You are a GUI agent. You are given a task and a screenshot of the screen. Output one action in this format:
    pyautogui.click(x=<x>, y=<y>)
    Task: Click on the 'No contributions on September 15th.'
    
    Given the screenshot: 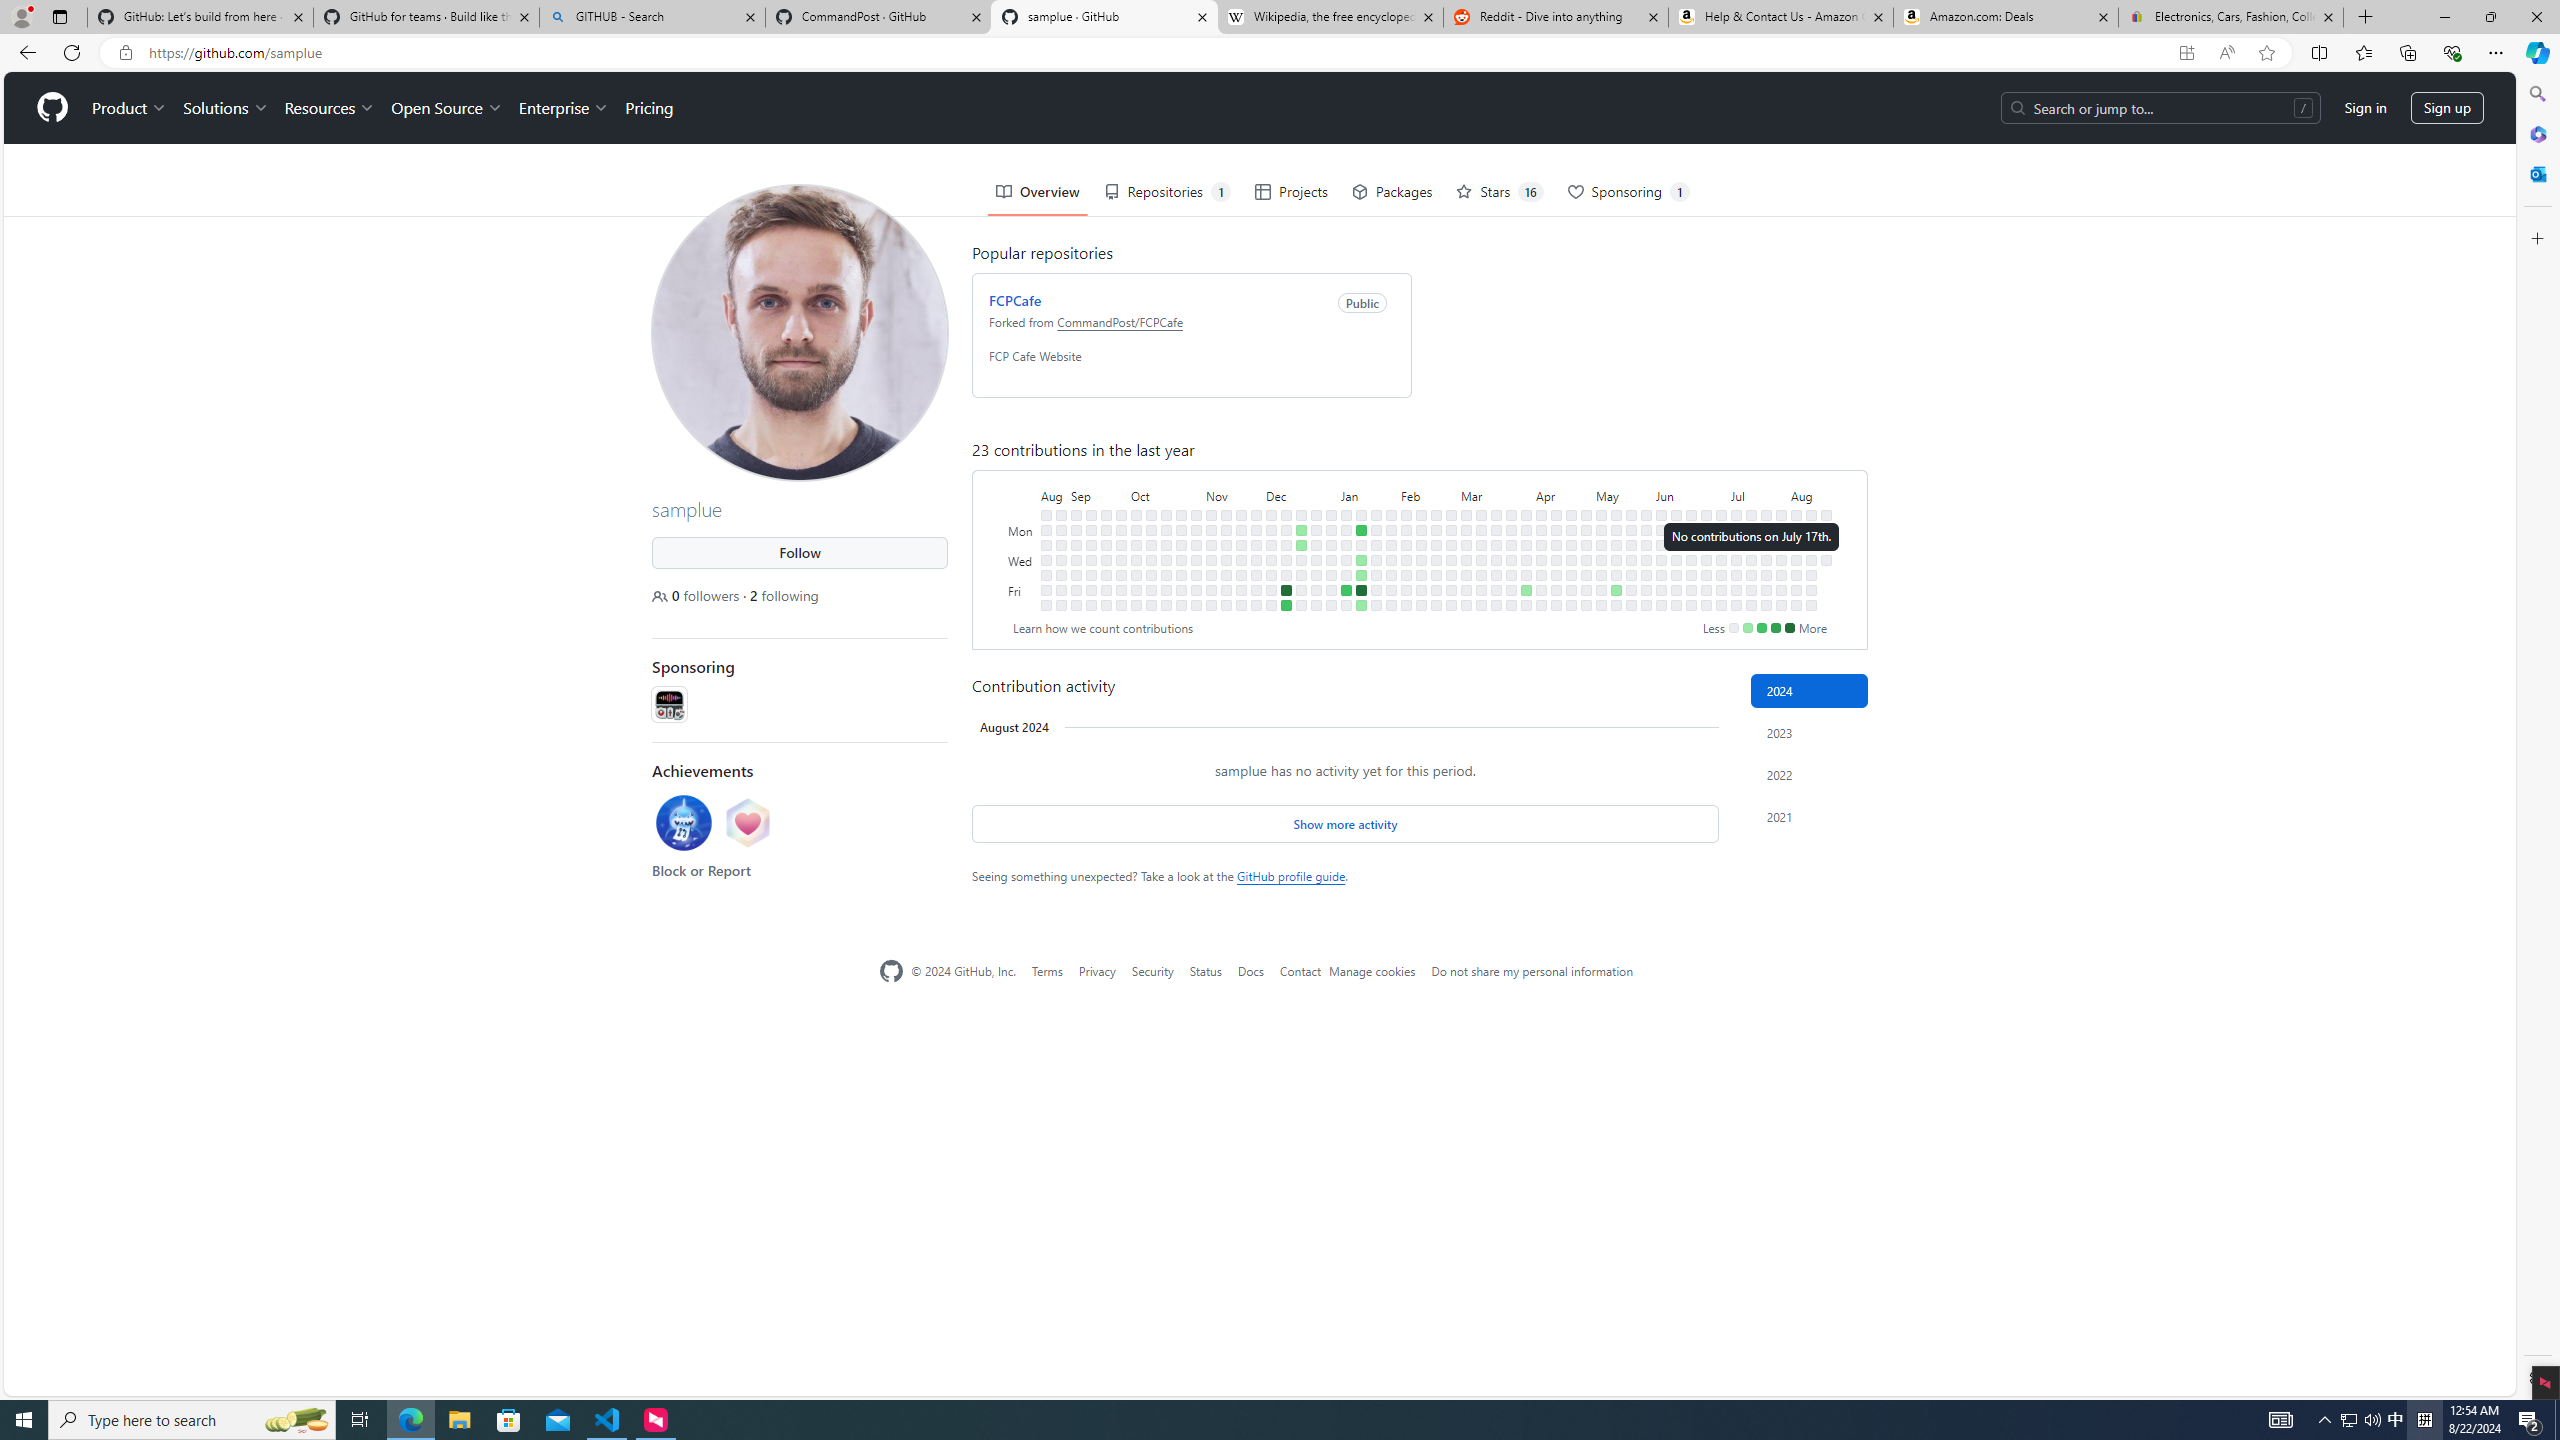 What is the action you would take?
    pyautogui.click(x=1091, y=589)
    